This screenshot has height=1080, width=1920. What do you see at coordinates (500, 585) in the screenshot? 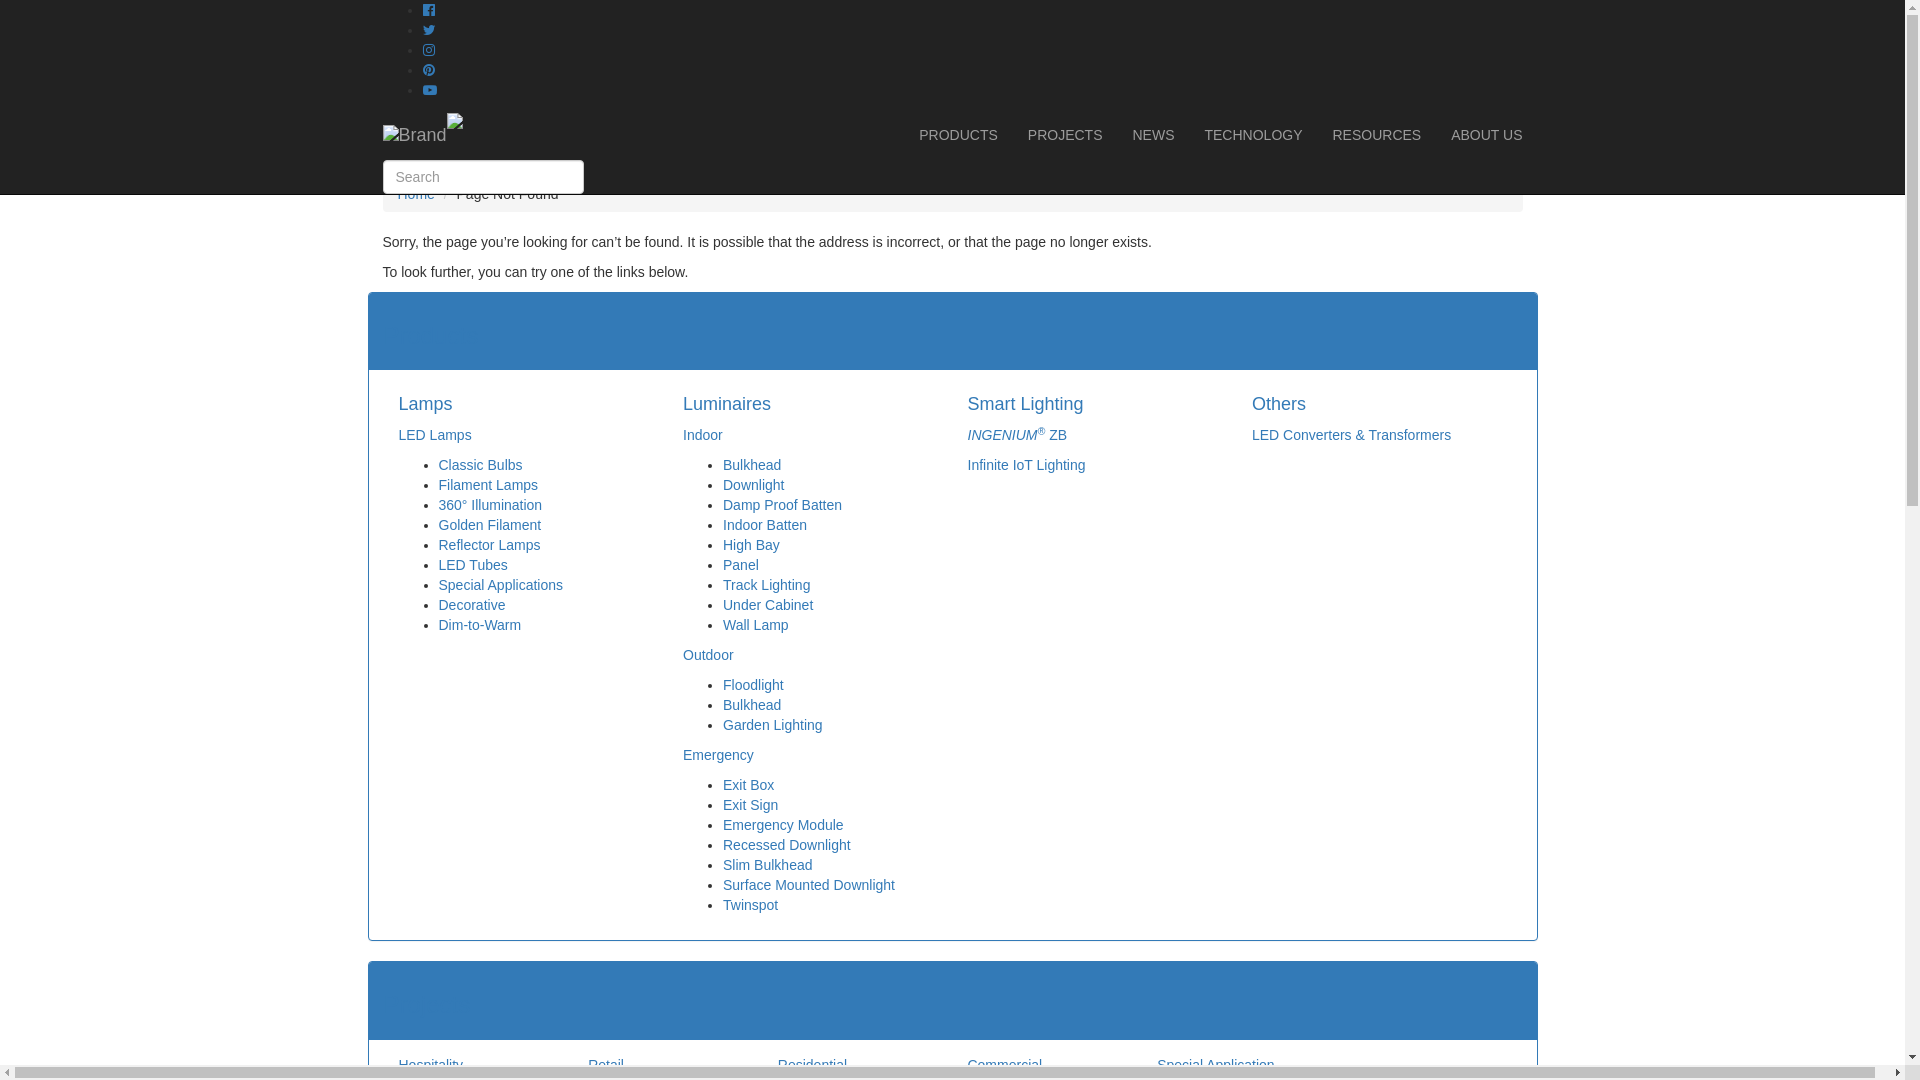
I see `'Special Applications'` at bounding box center [500, 585].